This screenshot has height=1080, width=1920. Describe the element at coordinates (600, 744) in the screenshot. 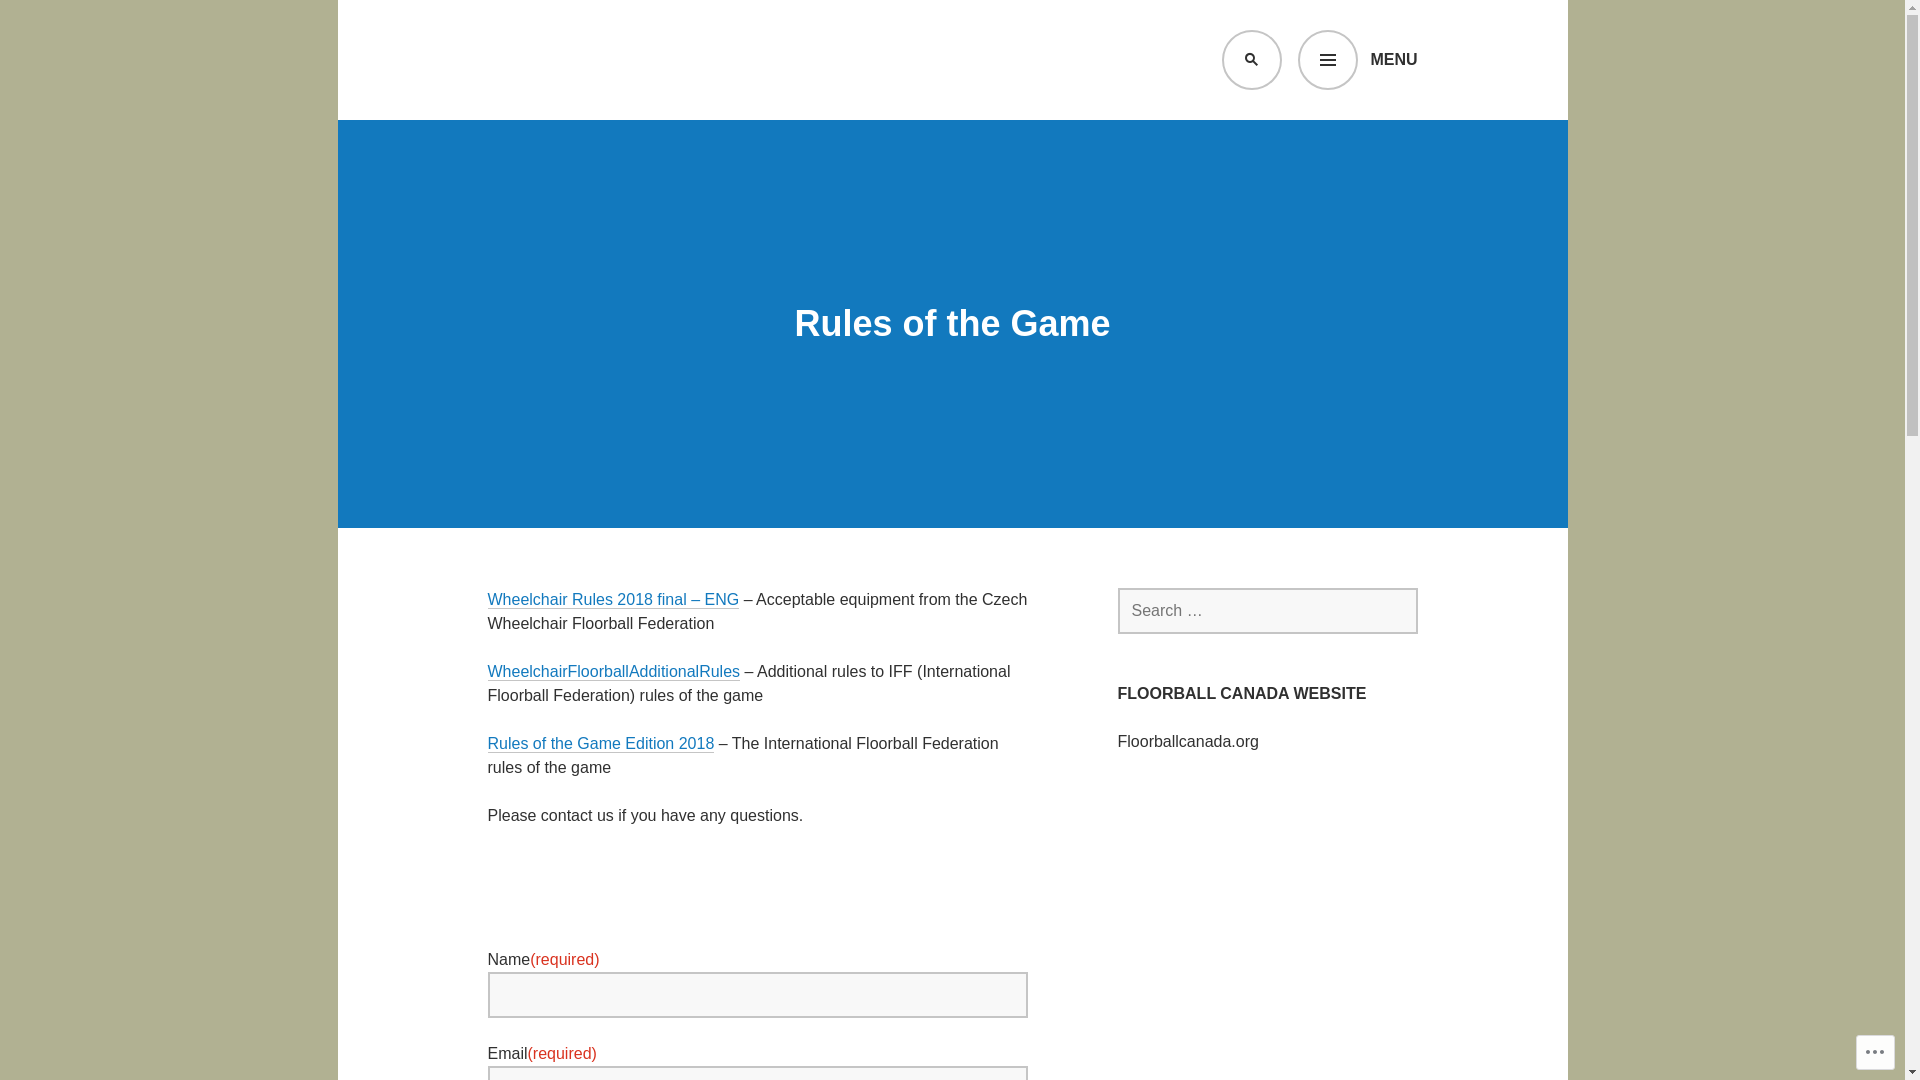

I see `'Rules of the Game Edition 2018'` at that location.